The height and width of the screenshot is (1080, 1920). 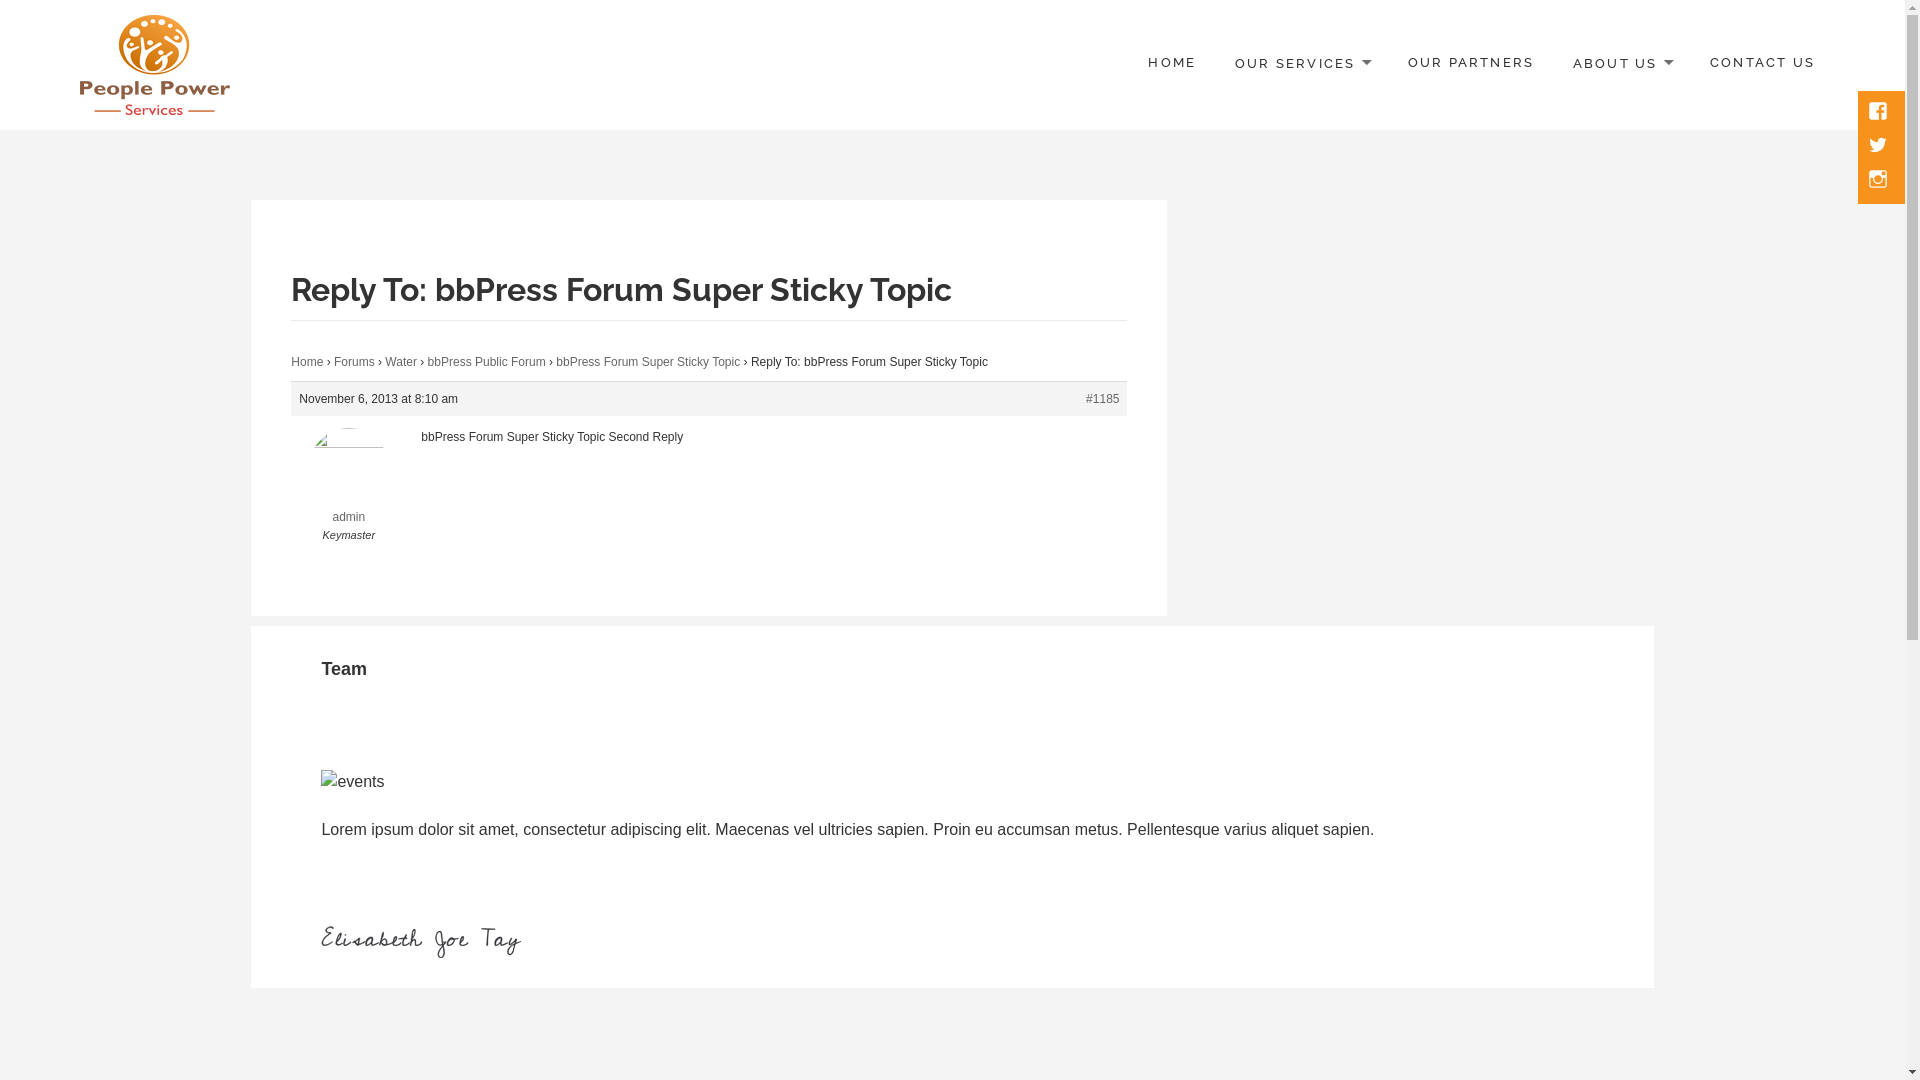 I want to click on 'OUR SERVICES', so click(x=1301, y=63).